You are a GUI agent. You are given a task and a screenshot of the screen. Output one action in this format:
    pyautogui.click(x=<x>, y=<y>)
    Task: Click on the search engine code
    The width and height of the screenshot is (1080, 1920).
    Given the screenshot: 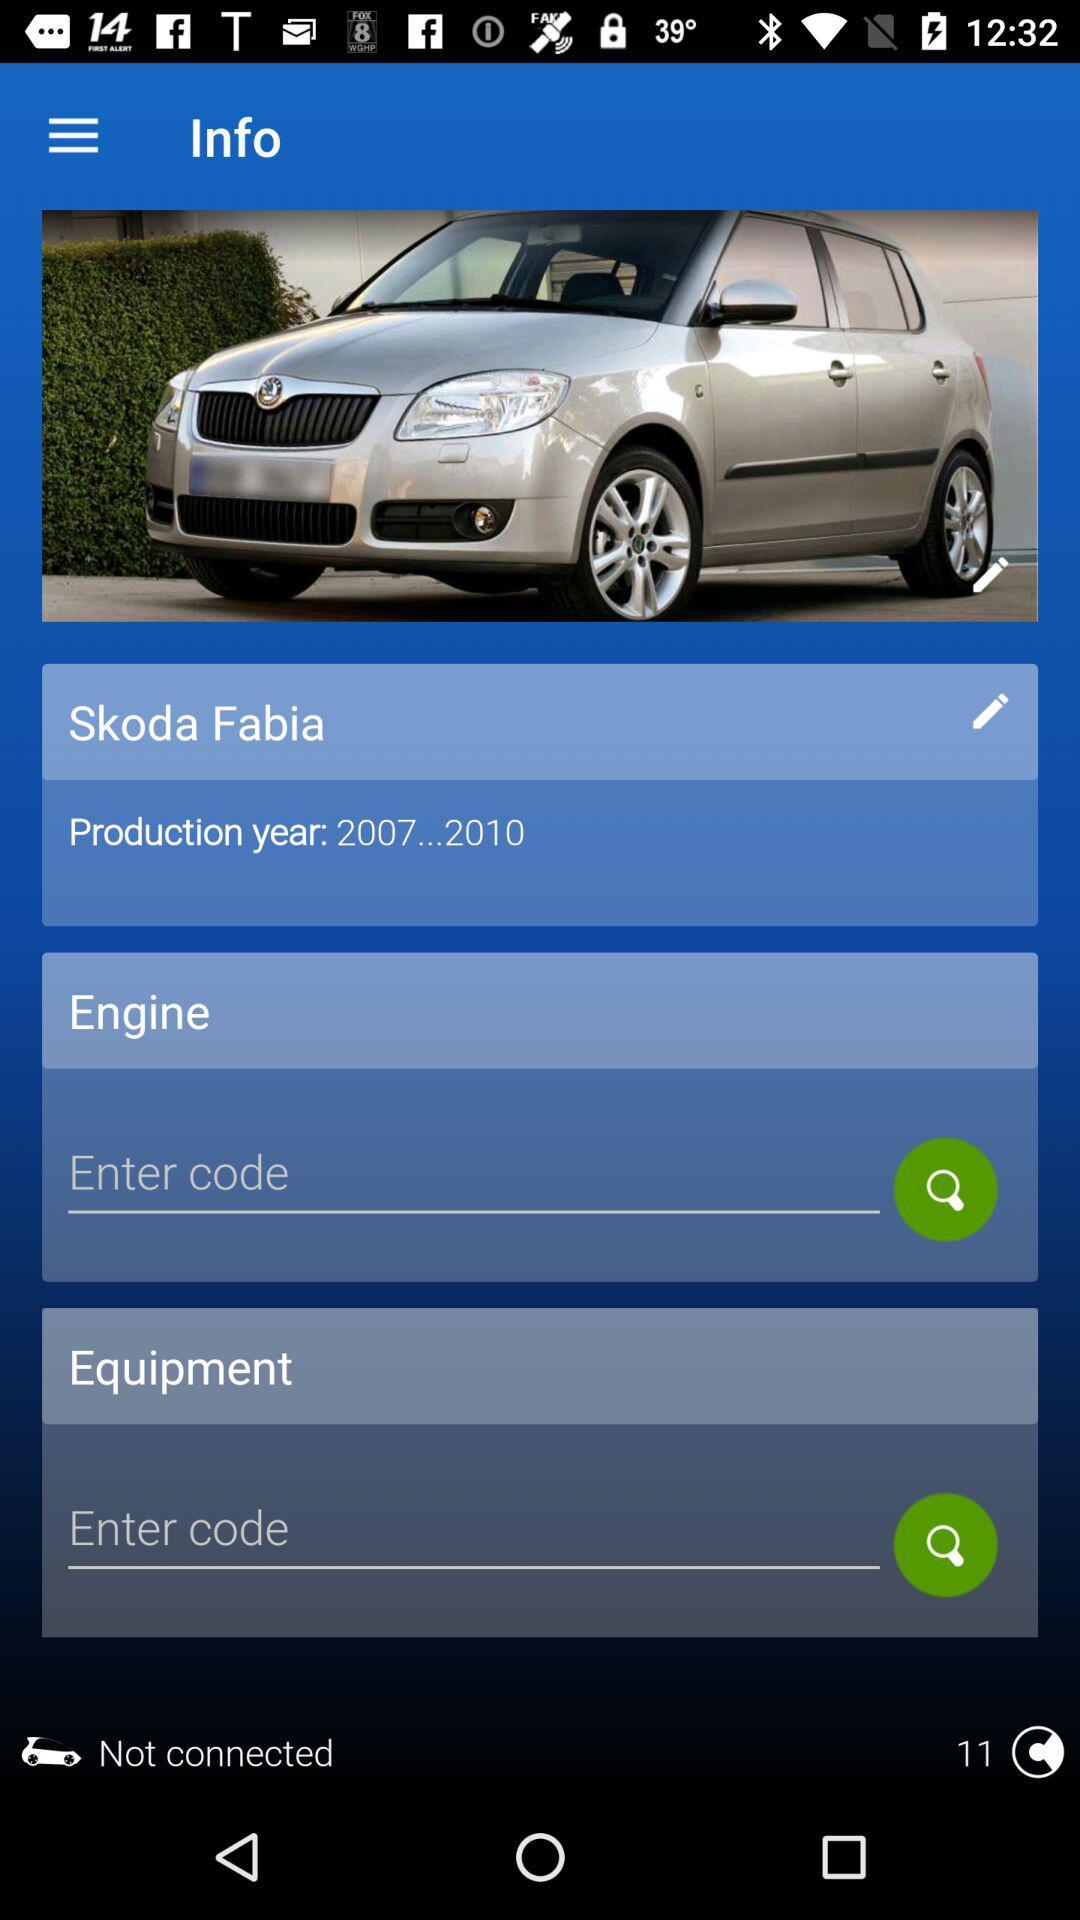 What is the action you would take?
    pyautogui.click(x=945, y=1189)
    